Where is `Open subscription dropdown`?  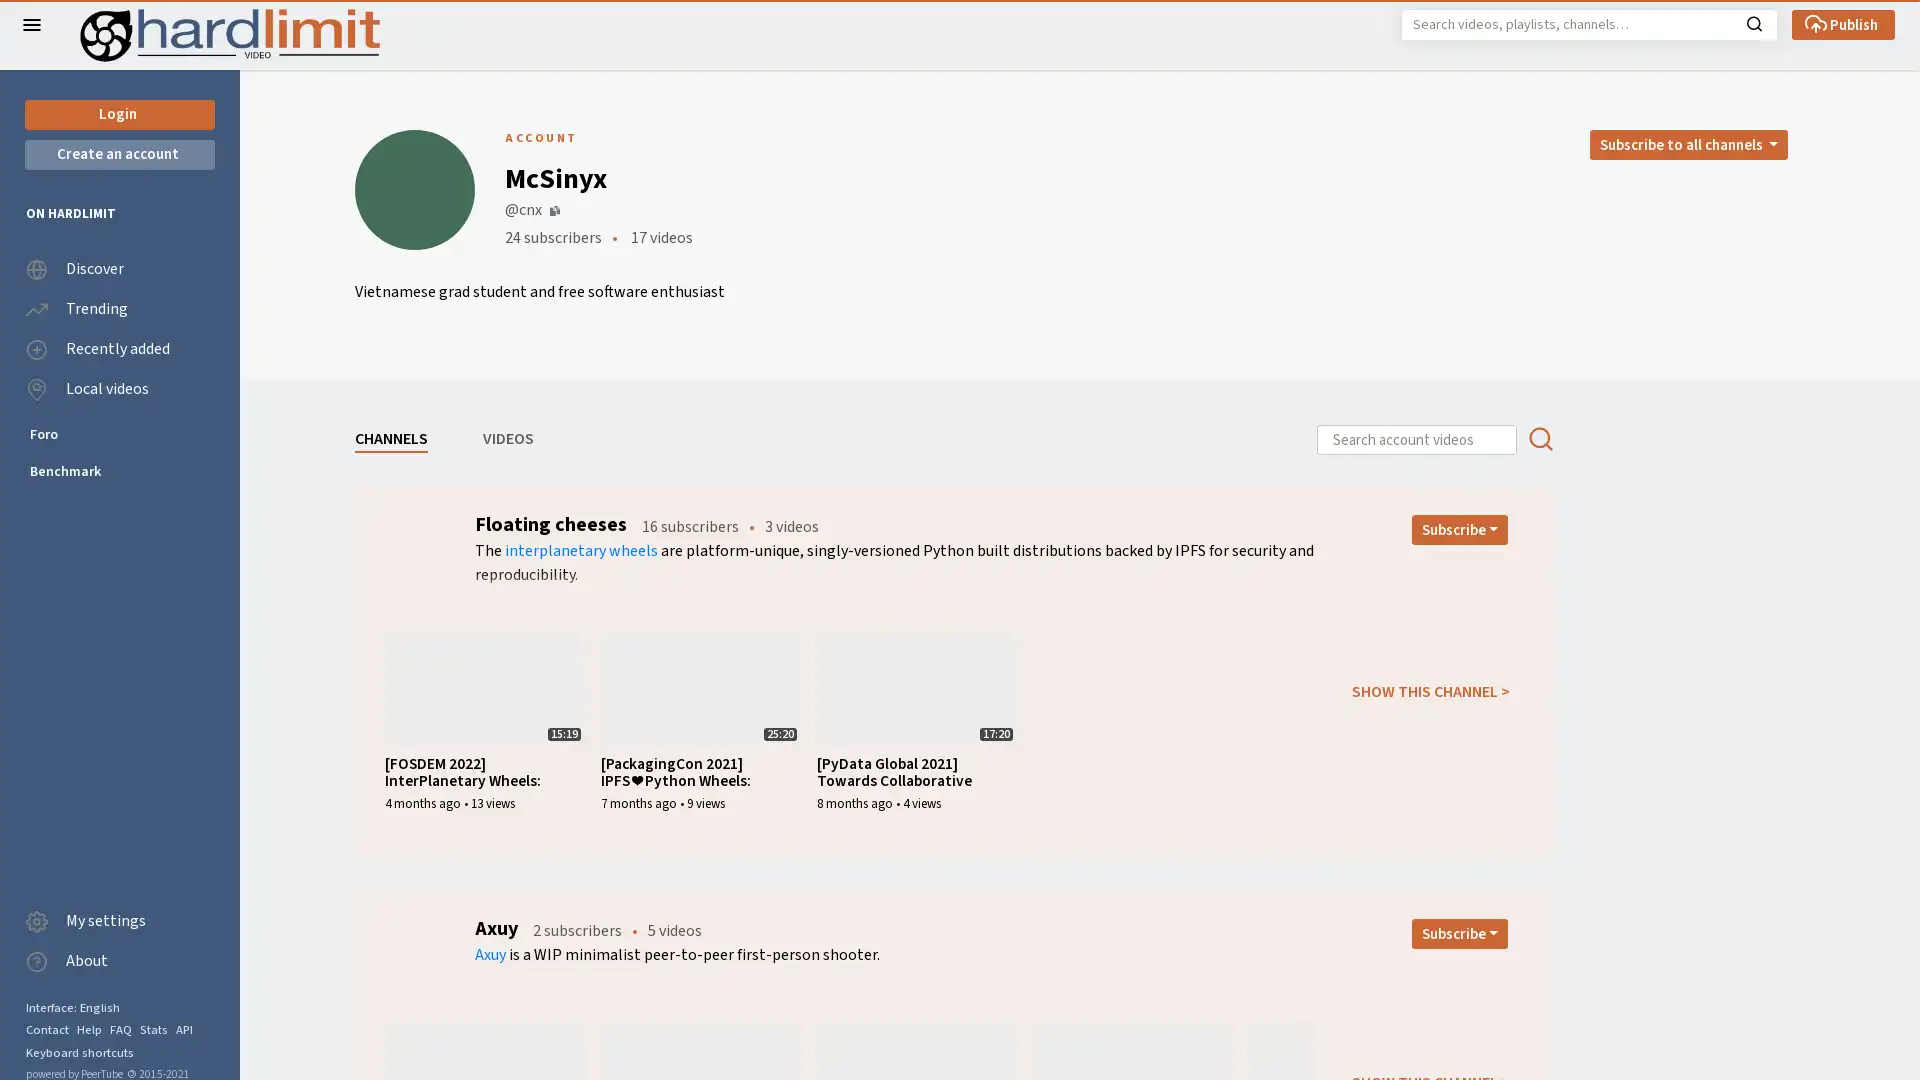 Open subscription dropdown is located at coordinates (1687, 144).